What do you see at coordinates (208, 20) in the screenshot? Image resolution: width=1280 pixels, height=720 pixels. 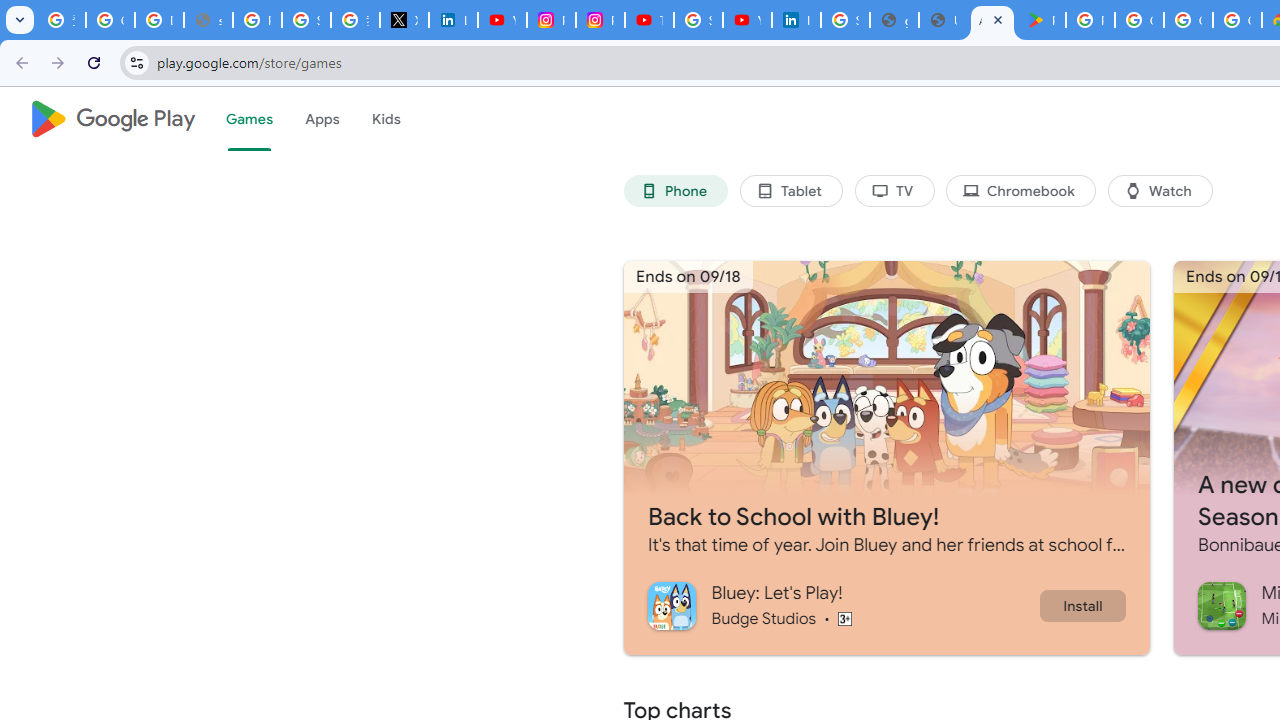 I see `'support.google.com - Network error'` at bounding box center [208, 20].